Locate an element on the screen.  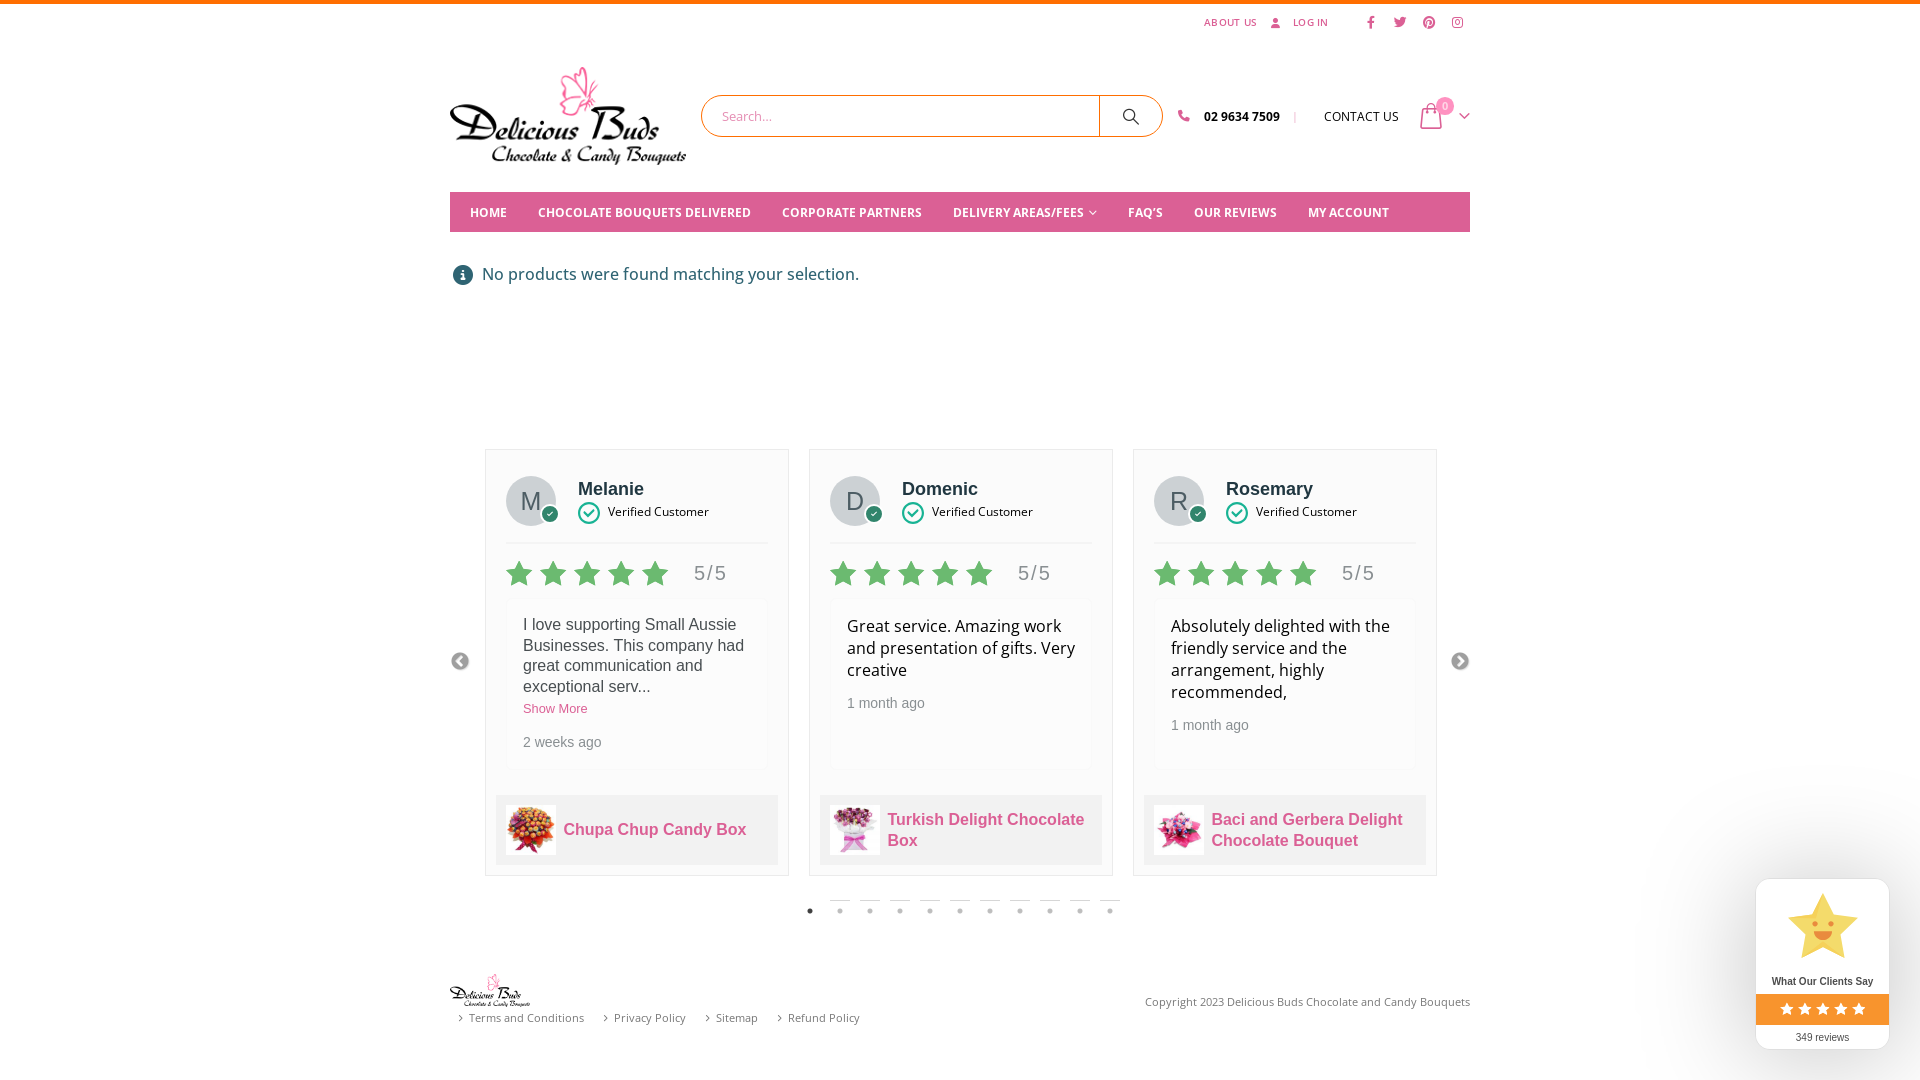
'Turkish Delight Chocolate Box' is located at coordinates (985, 829).